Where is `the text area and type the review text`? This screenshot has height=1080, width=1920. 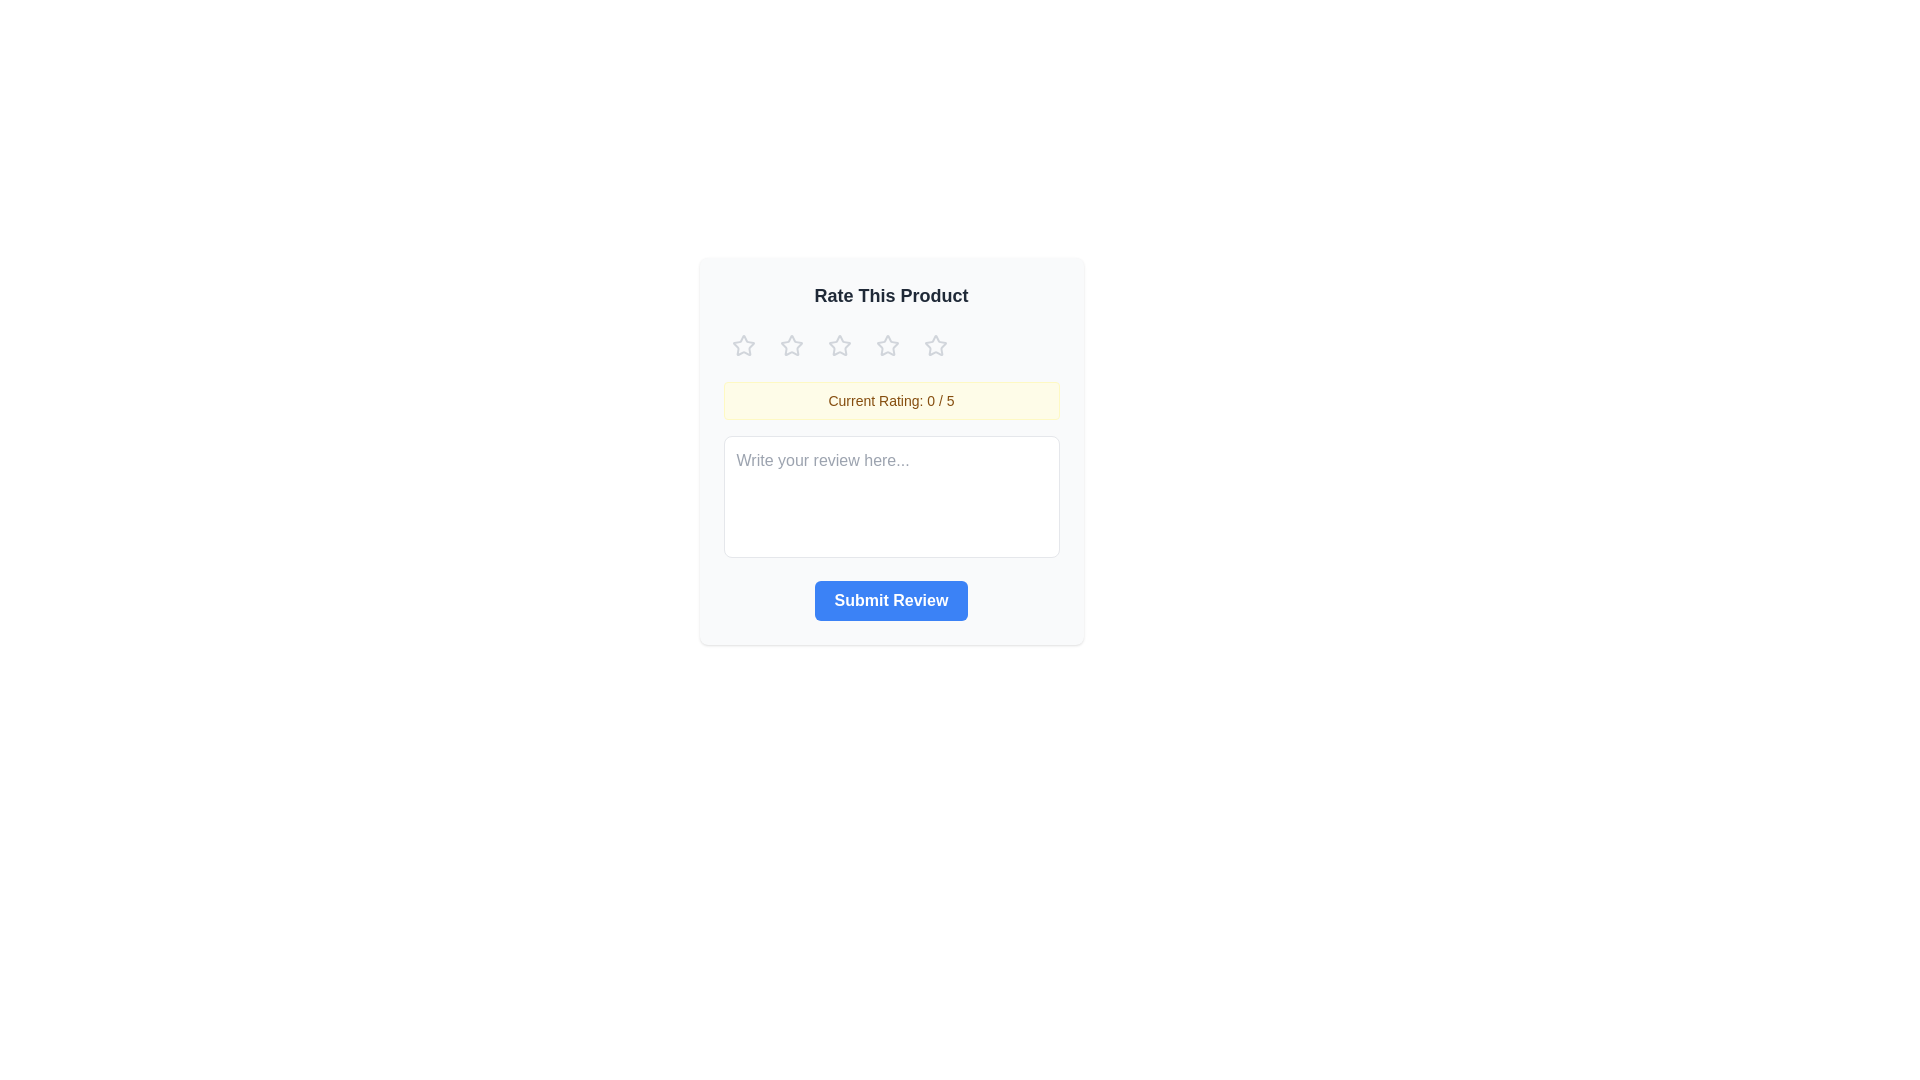 the text area and type the review text is located at coordinates (890, 496).